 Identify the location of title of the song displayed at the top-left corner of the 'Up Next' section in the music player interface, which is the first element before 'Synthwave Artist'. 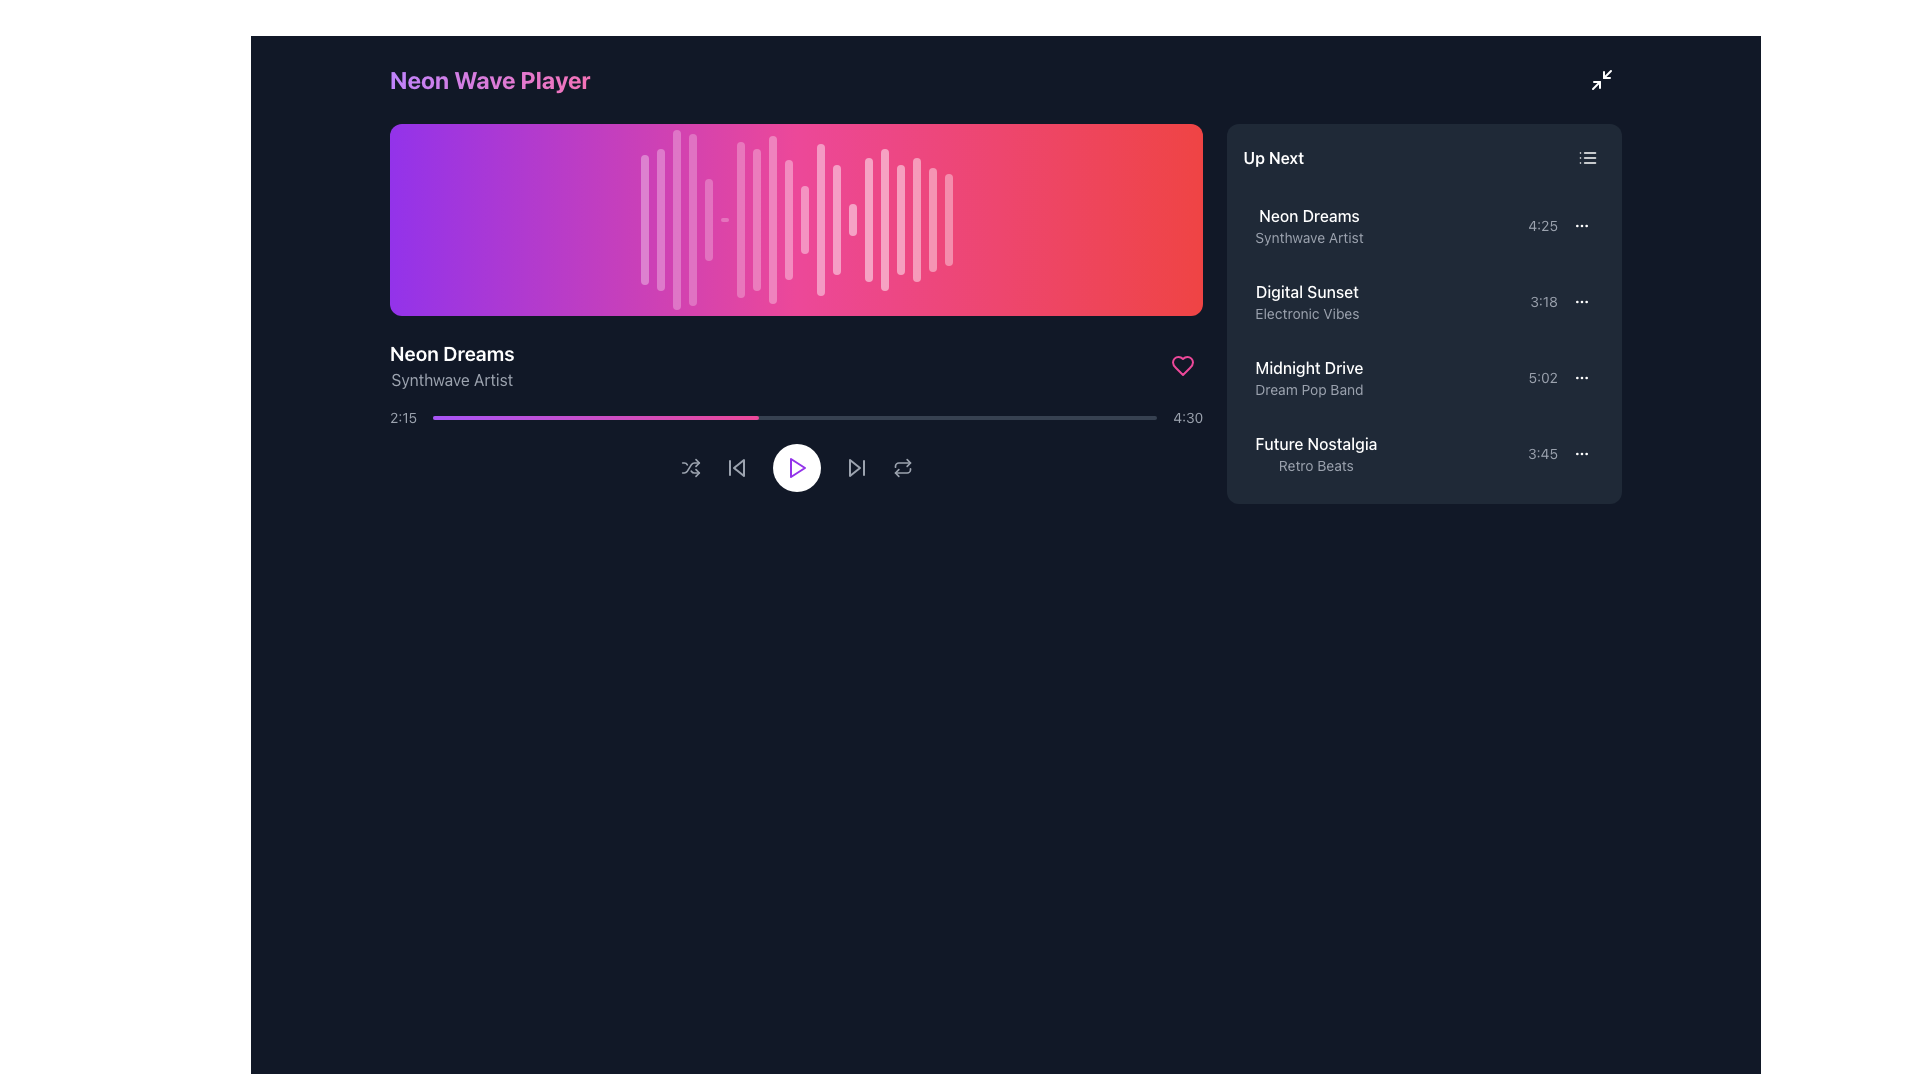
(1309, 216).